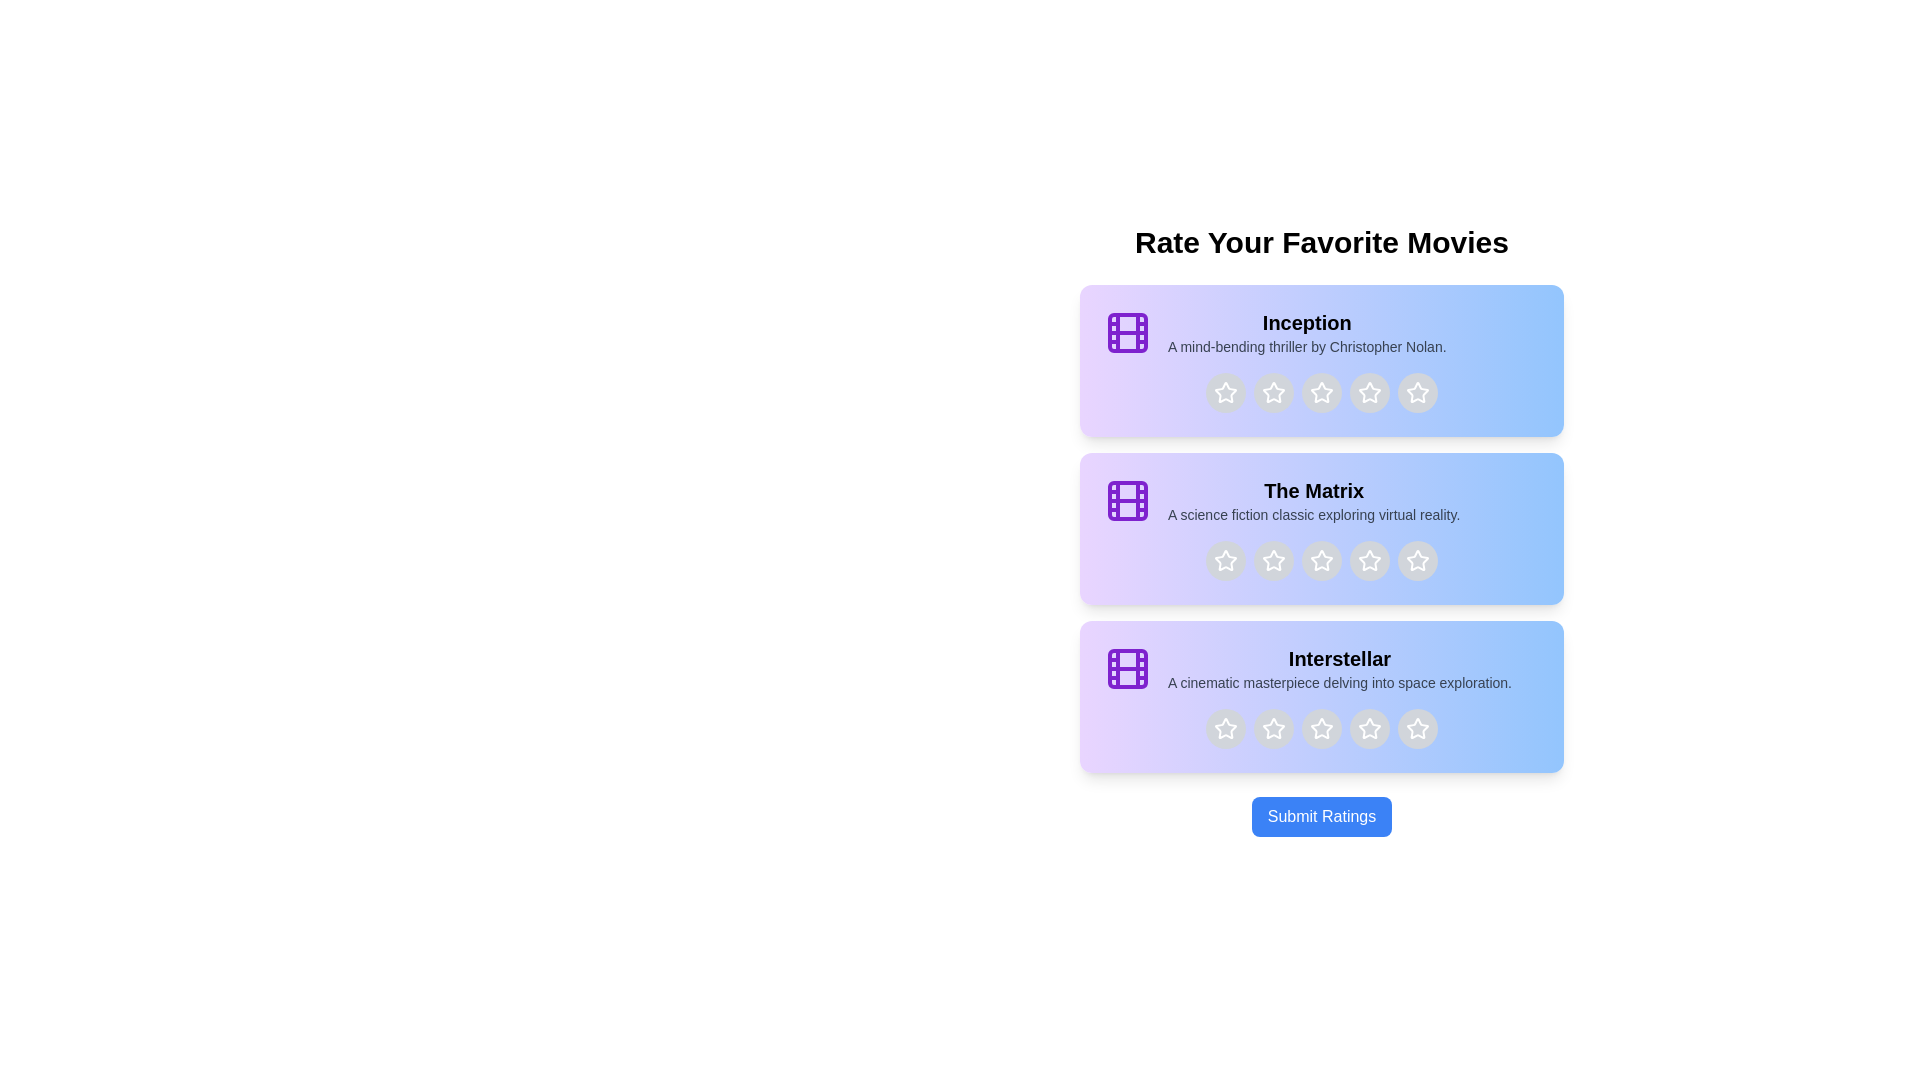 The width and height of the screenshot is (1920, 1080). I want to click on the star corresponding to 2 stars for the movie titled Interstellar, so click(1272, 729).